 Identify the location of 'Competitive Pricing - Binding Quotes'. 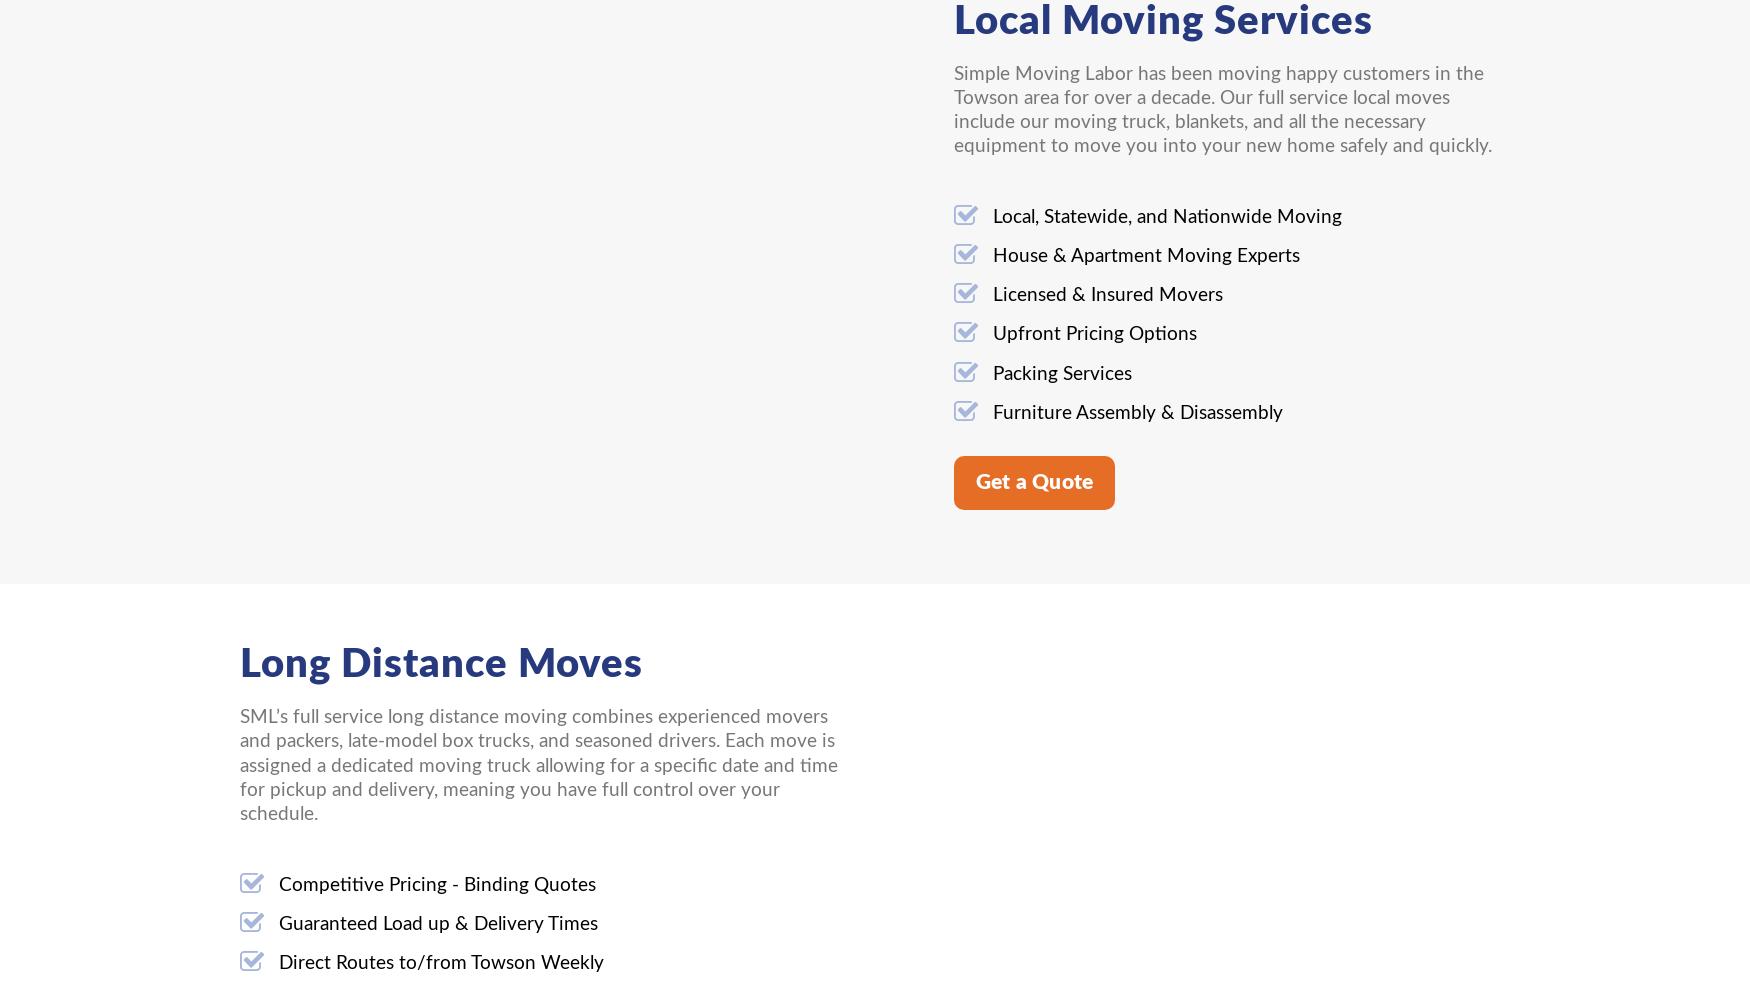
(434, 883).